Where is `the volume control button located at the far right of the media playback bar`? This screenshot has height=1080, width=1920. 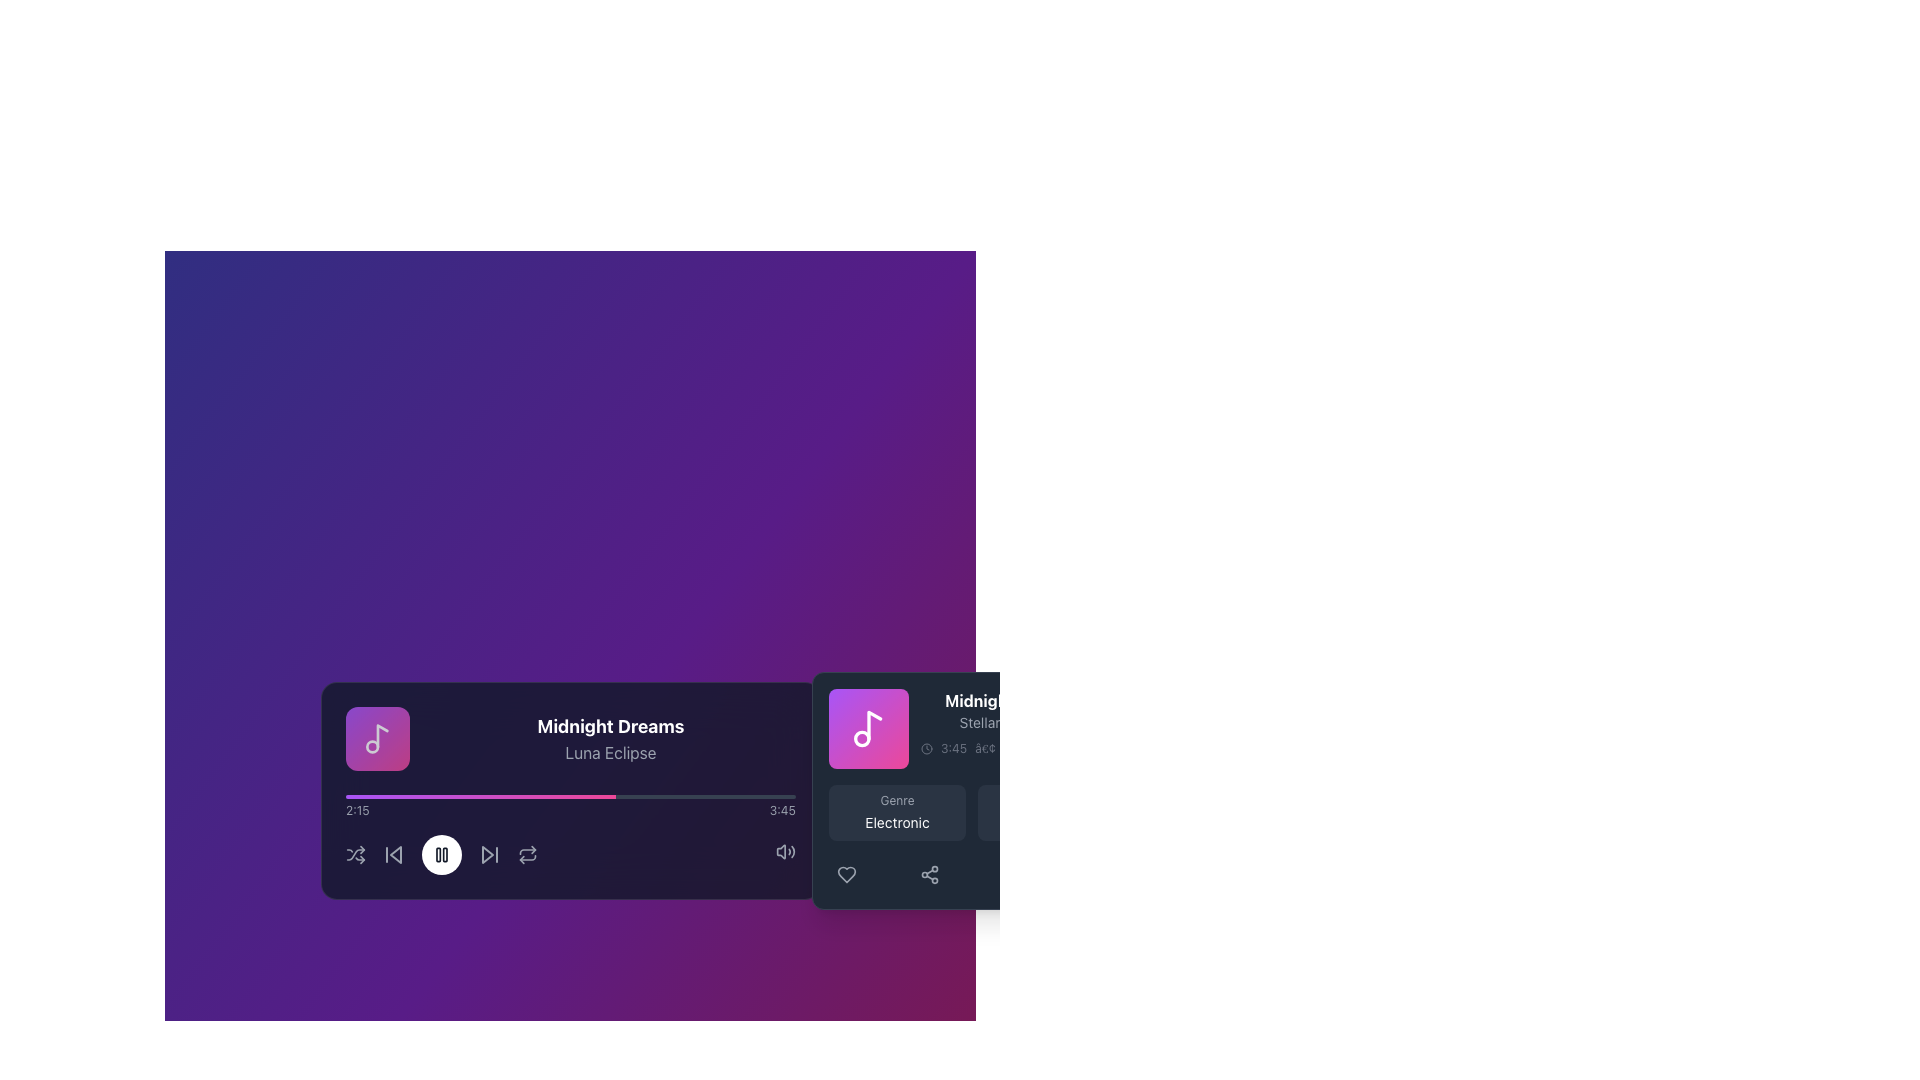 the volume control button located at the far right of the media playback bar is located at coordinates (784, 855).